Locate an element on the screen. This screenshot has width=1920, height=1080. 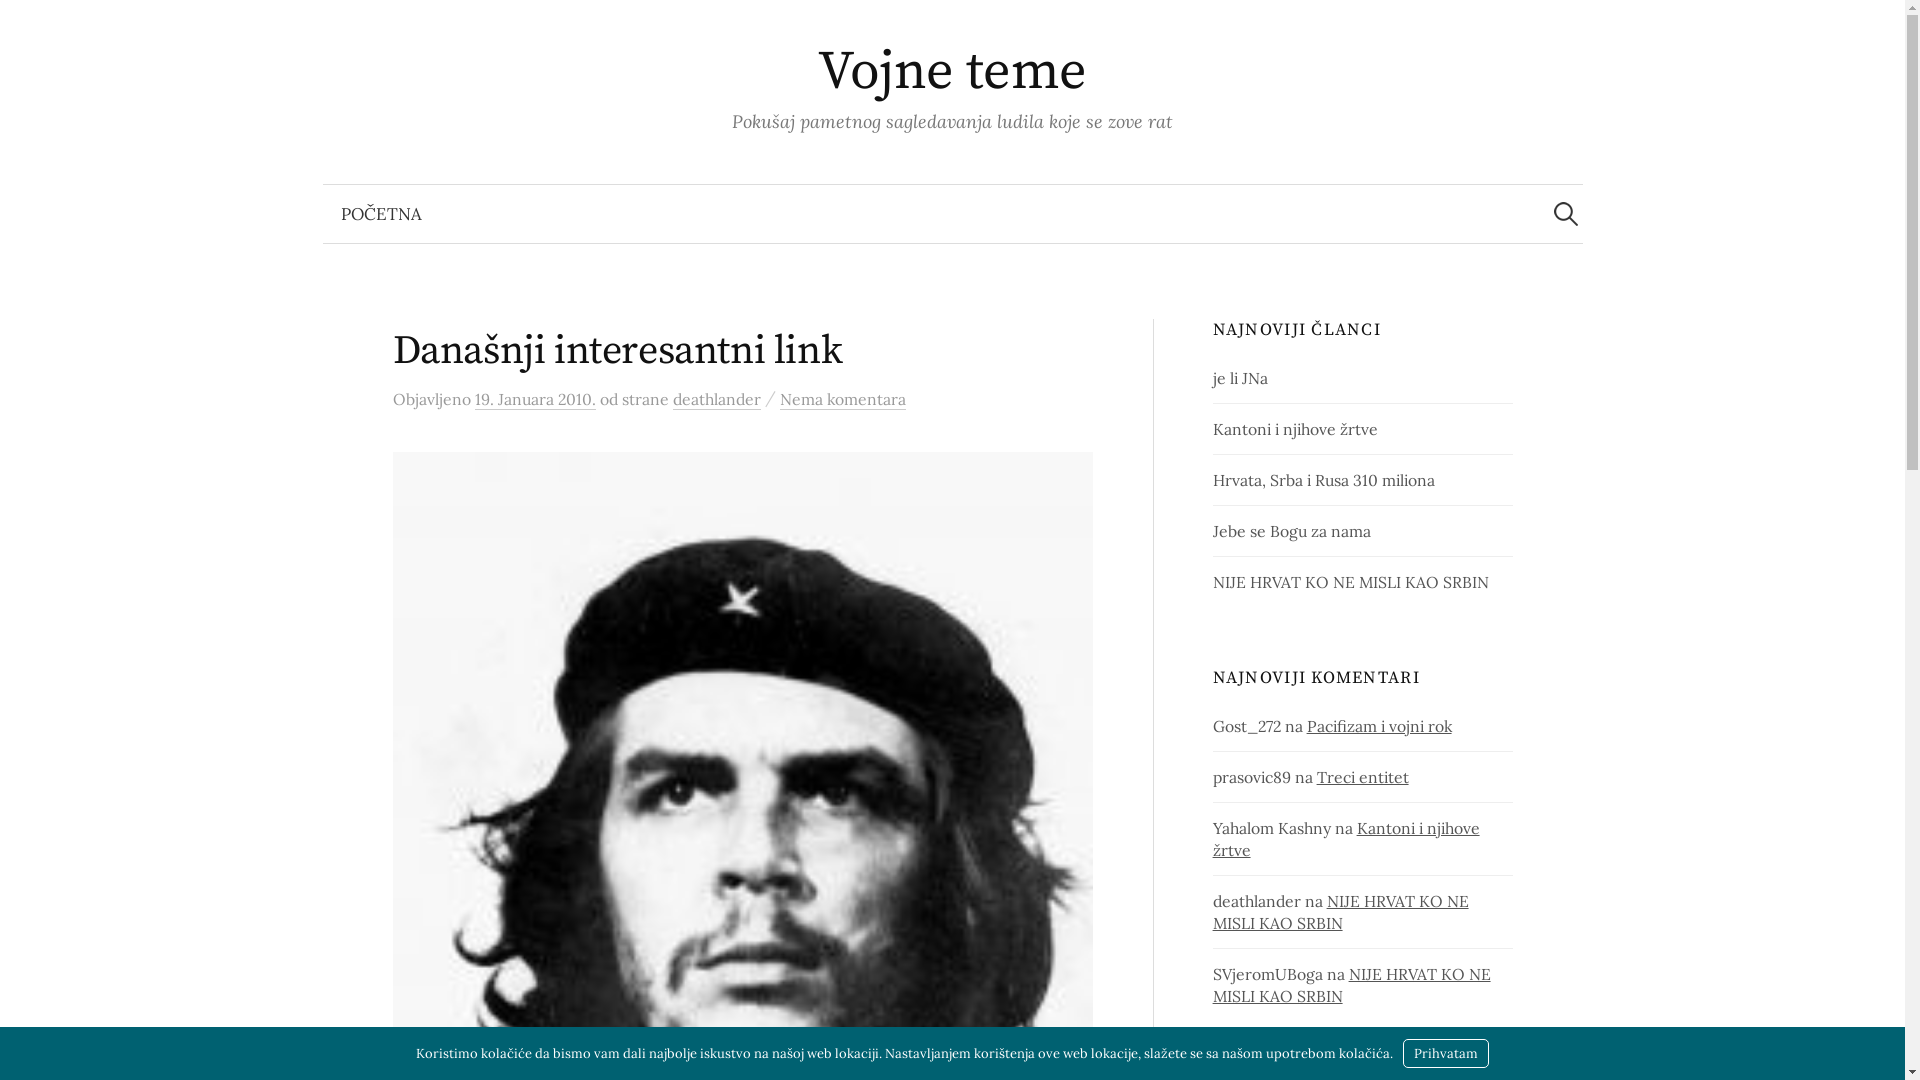
'Vojne teme' is located at coordinates (951, 71).